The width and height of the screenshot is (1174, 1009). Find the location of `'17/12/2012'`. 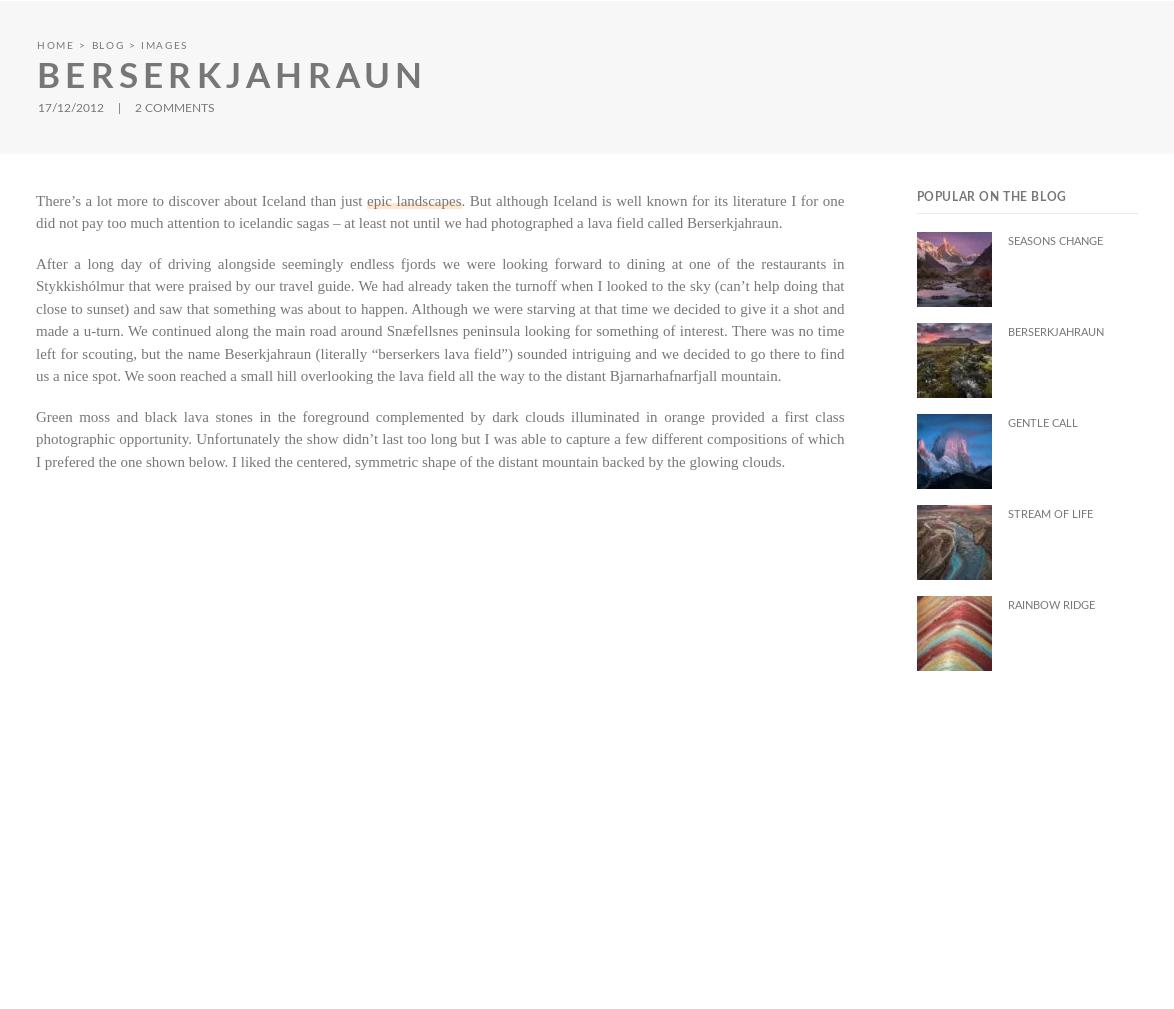

'17/12/2012' is located at coordinates (71, 105).